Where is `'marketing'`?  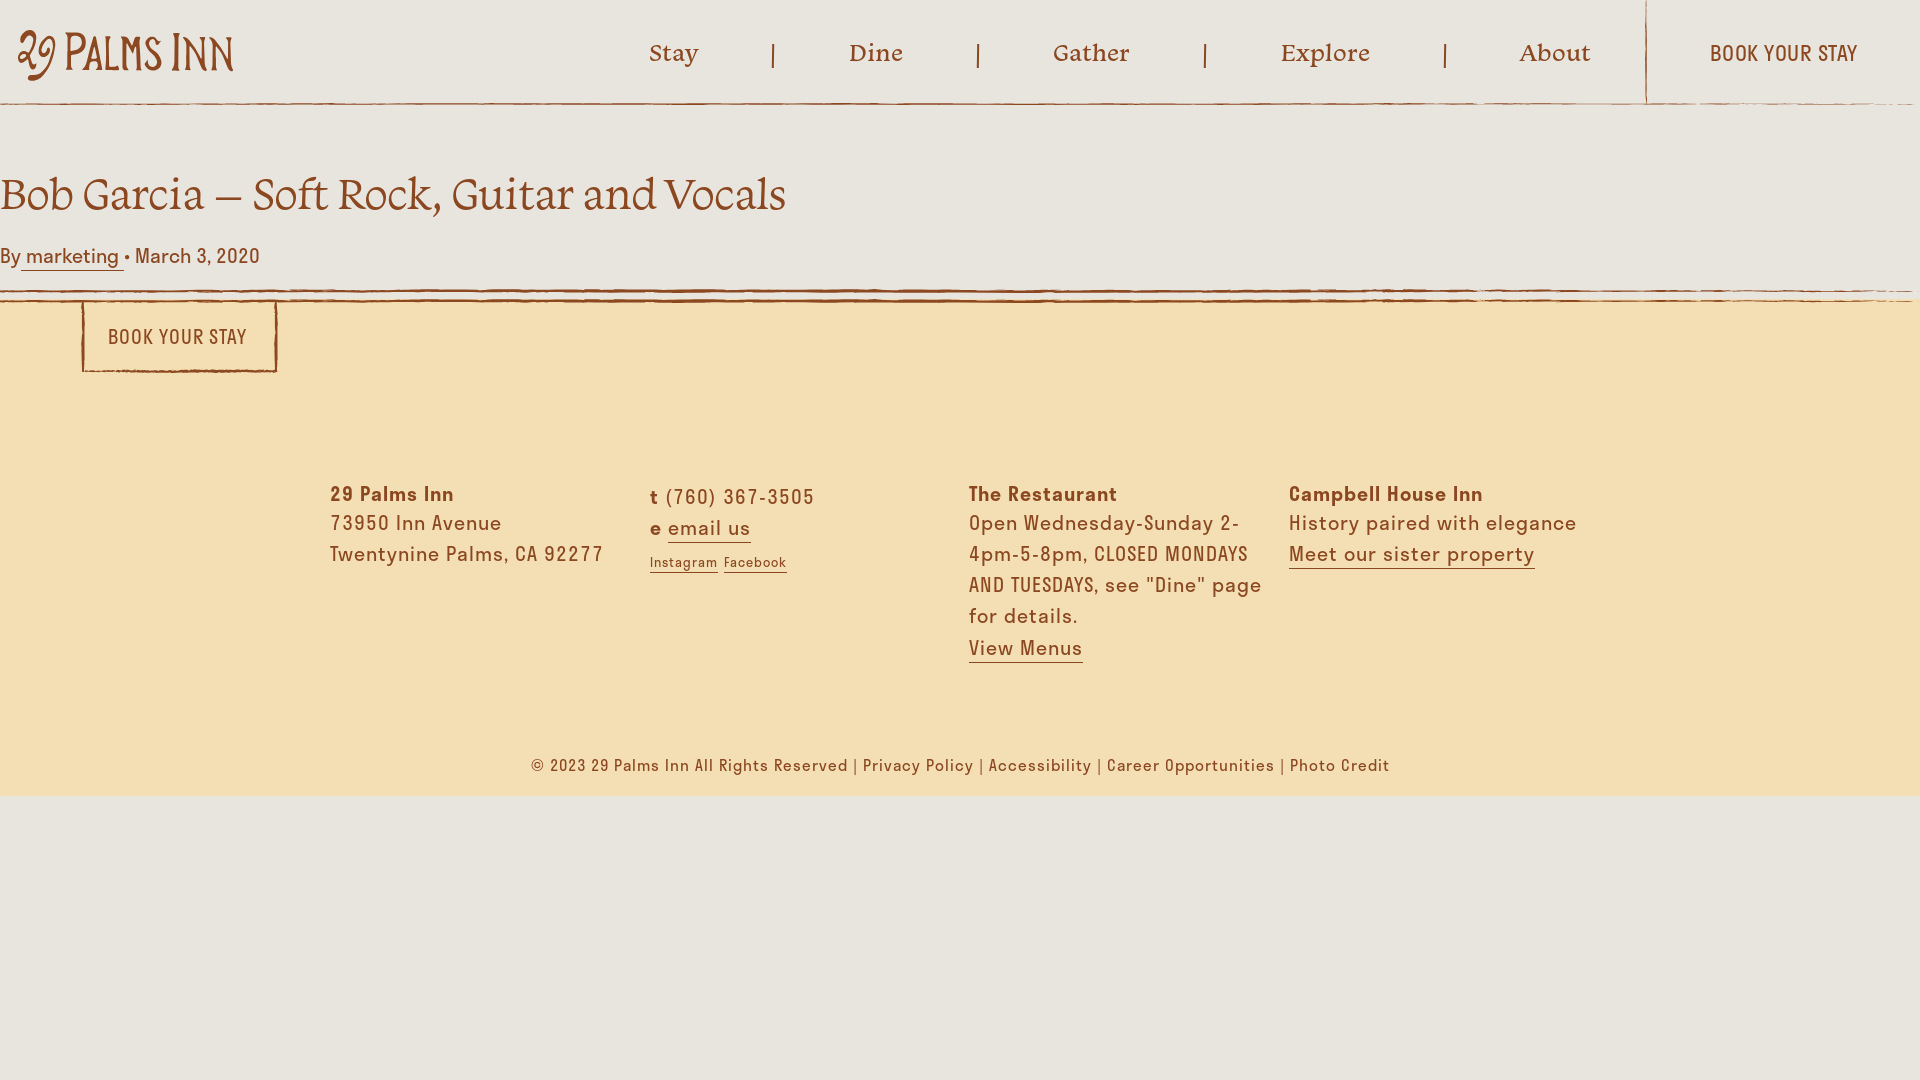 'marketing' is located at coordinates (72, 254).